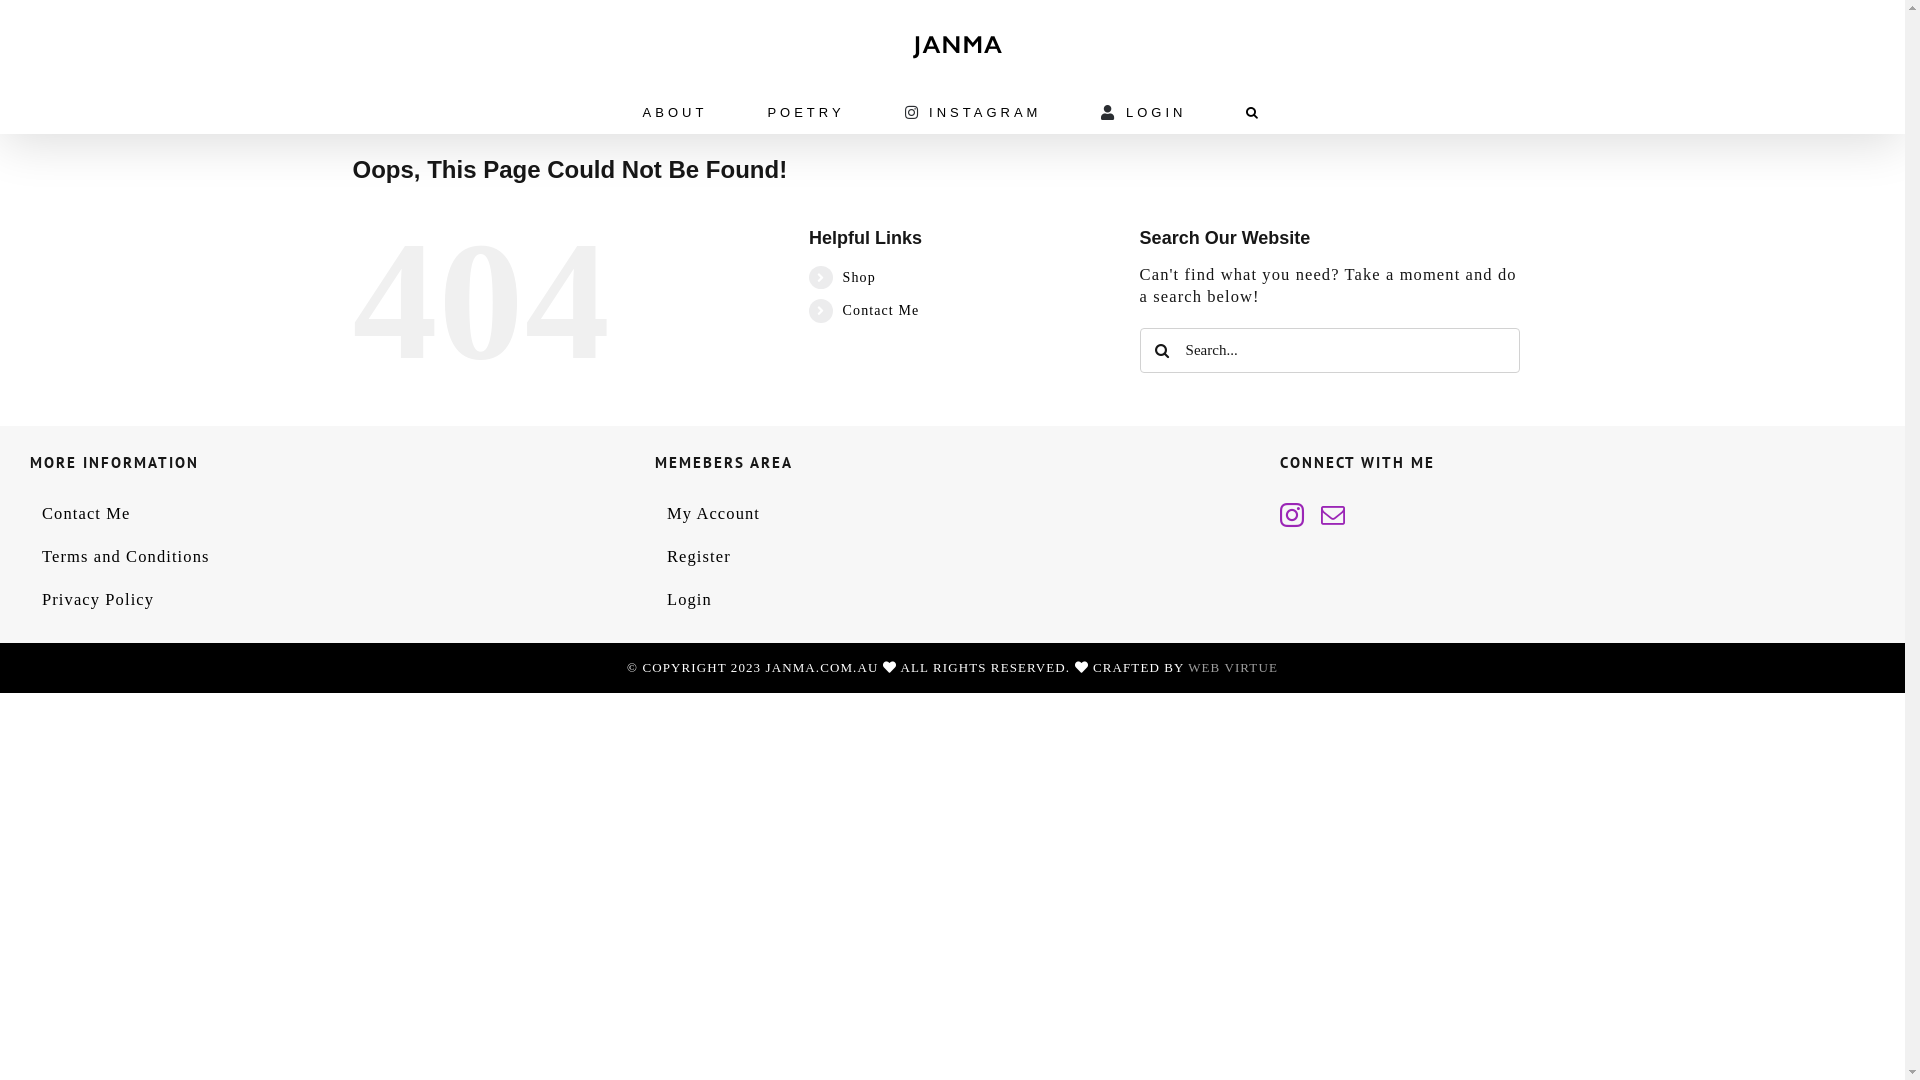  Describe the element at coordinates (874, 111) in the screenshot. I see `'INSTAGRAM'` at that location.